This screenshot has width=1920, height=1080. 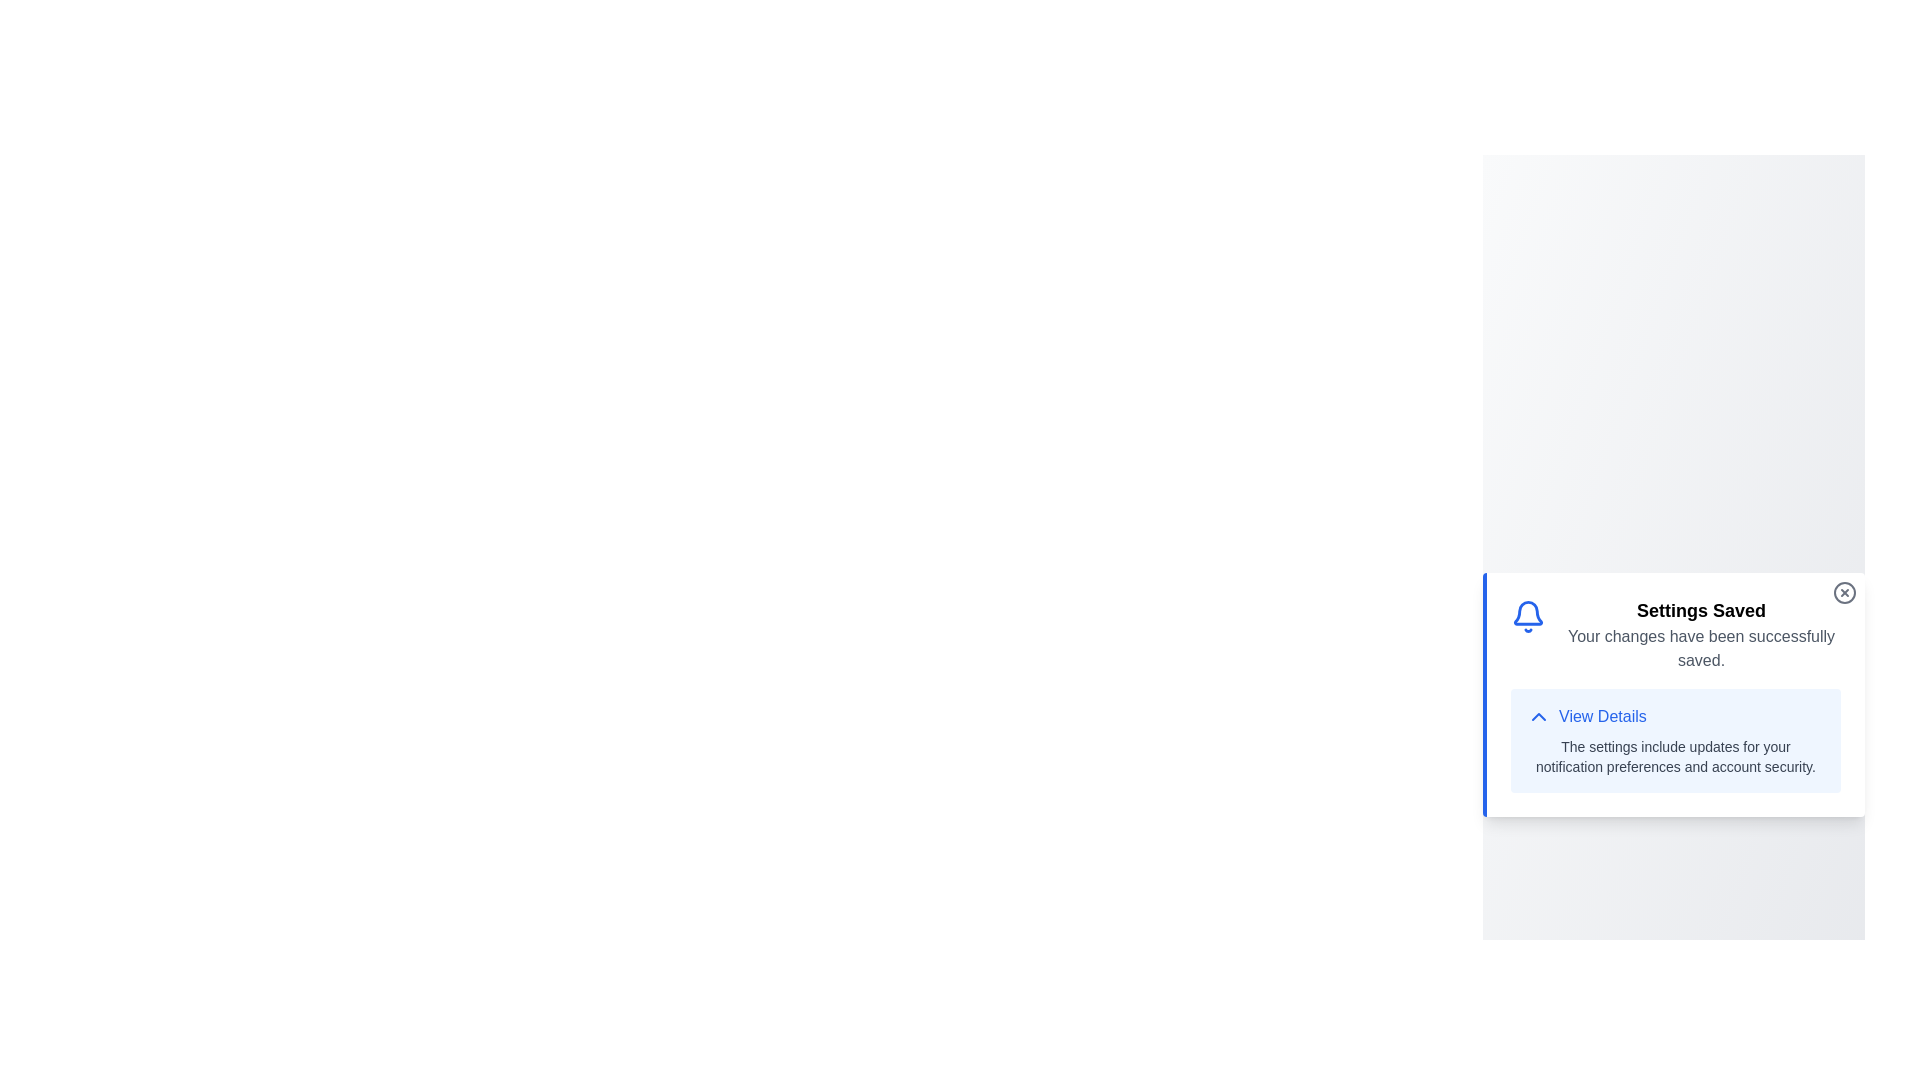 What do you see at coordinates (1585, 716) in the screenshot?
I see `the 'View Details' button to toggle the visibility of additional details` at bounding box center [1585, 716].